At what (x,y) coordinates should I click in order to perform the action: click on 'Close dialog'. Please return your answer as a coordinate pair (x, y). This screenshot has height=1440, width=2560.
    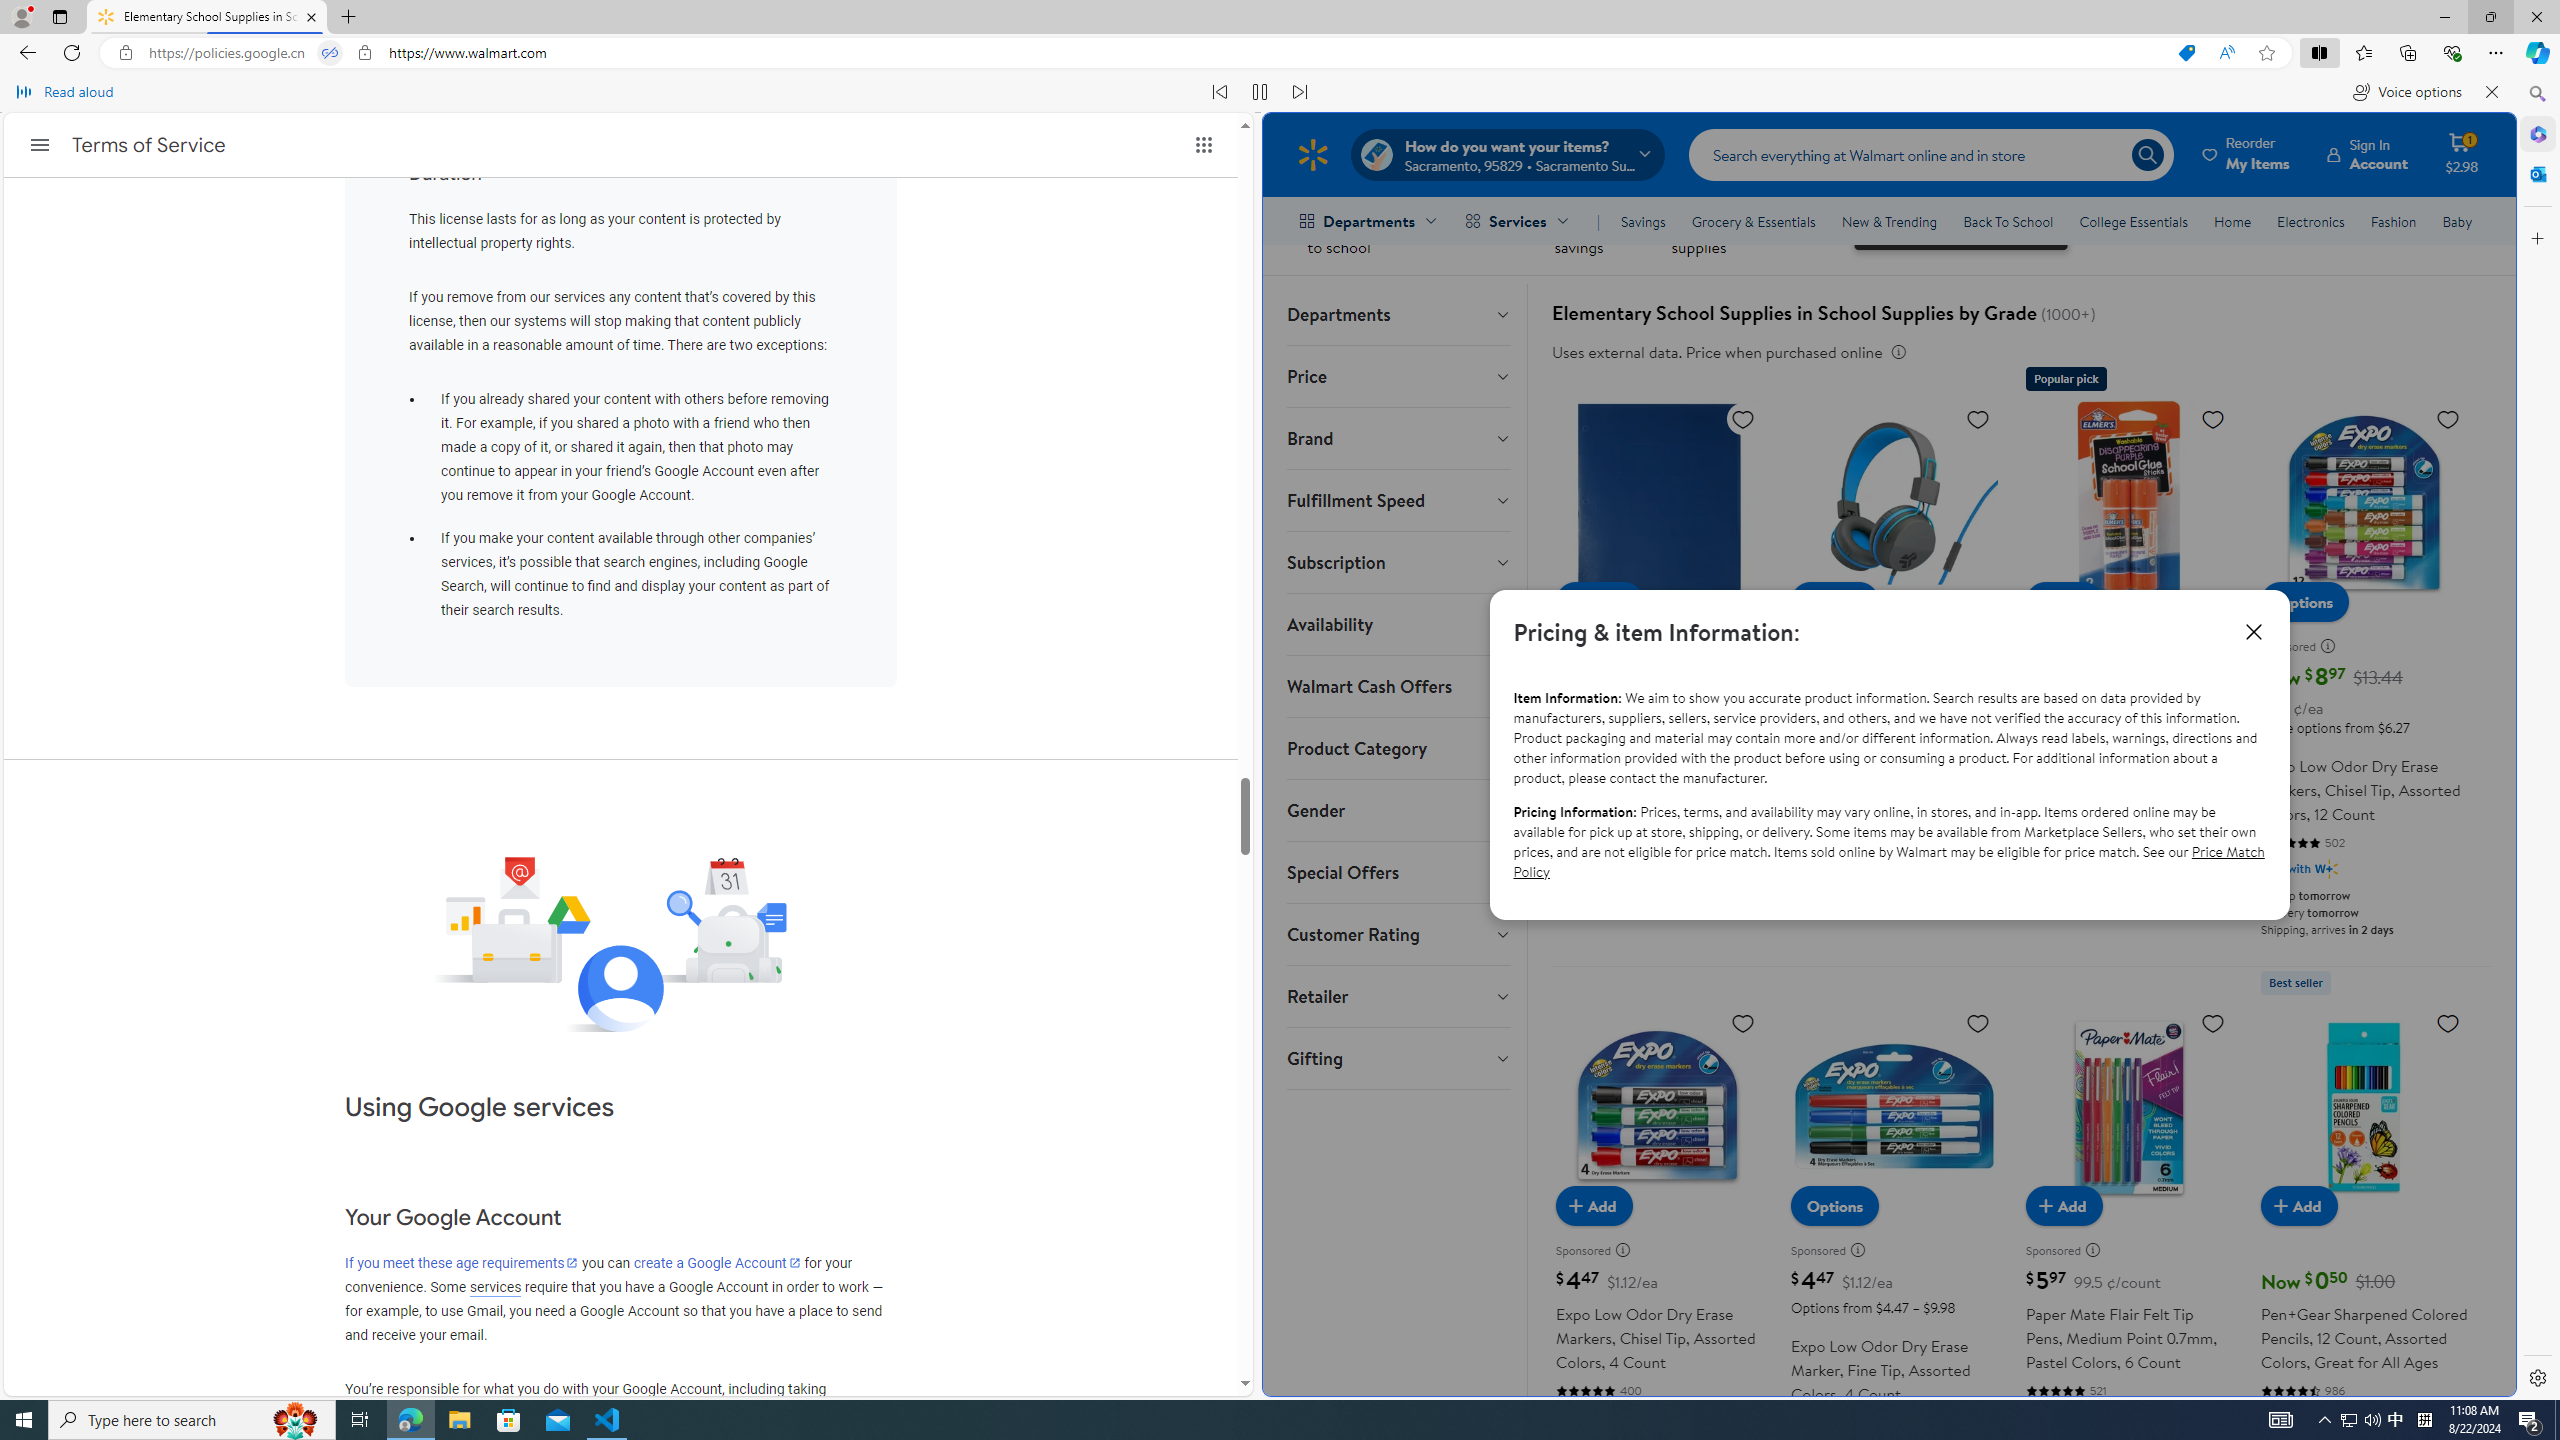
    Looking at the image, I should click on (2251, 631).